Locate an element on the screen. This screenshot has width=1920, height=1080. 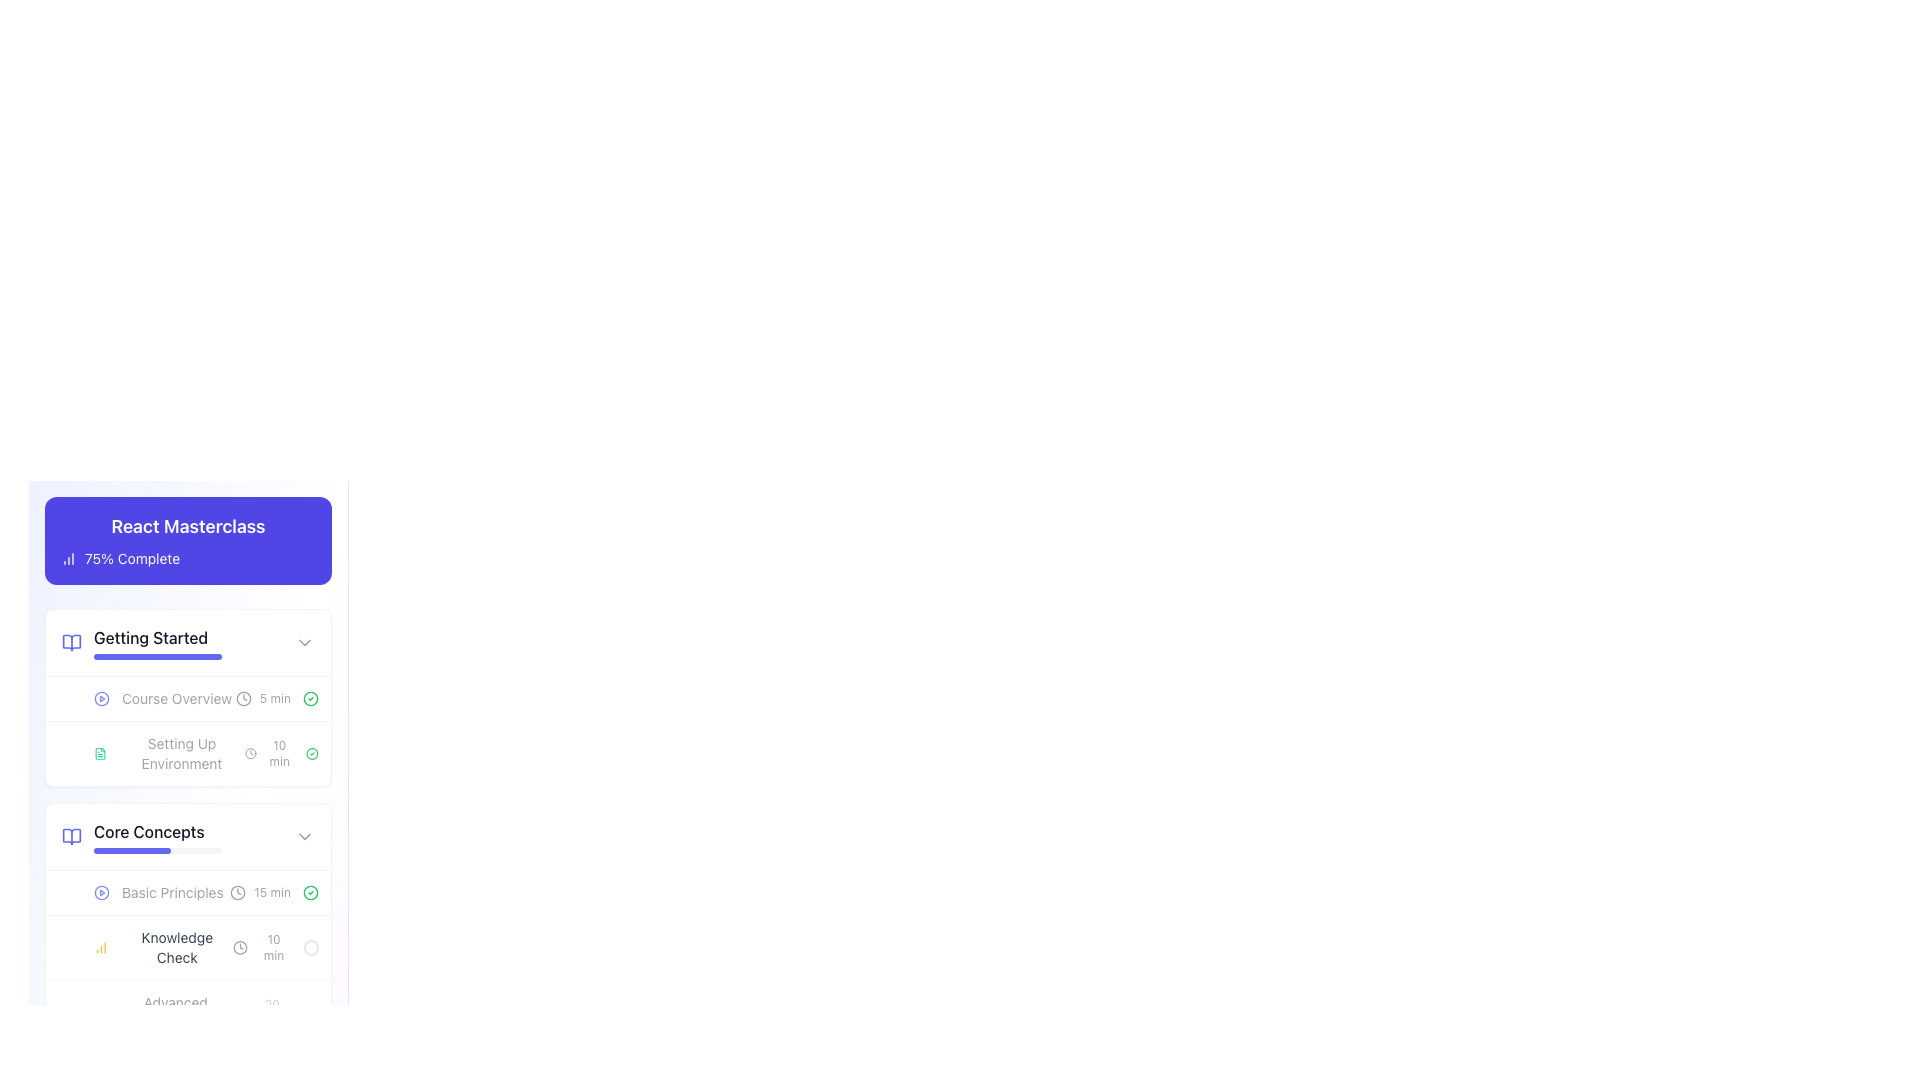
the Toggle icon located at the far right within the 'Getting Started' section is located at coordinates (304, 643).